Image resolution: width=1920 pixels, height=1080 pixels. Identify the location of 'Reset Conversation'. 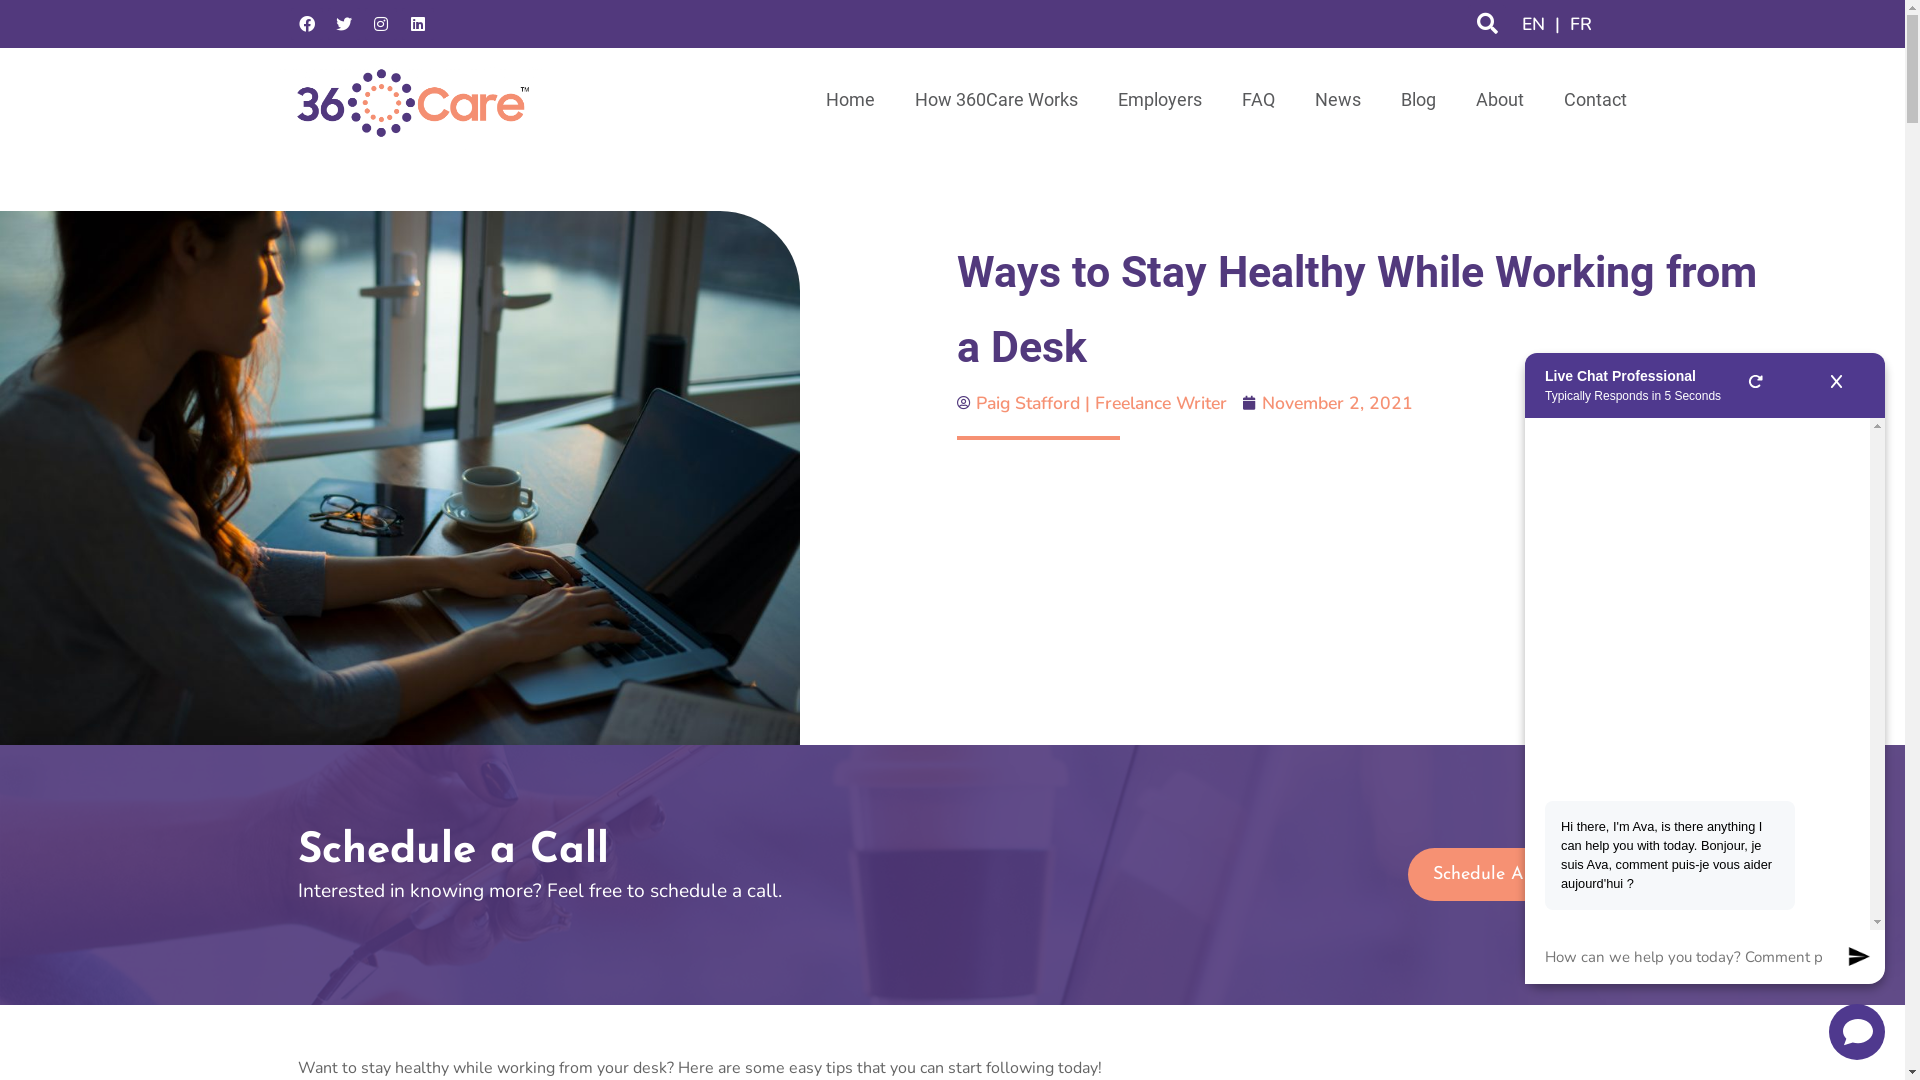
(1754, 385).